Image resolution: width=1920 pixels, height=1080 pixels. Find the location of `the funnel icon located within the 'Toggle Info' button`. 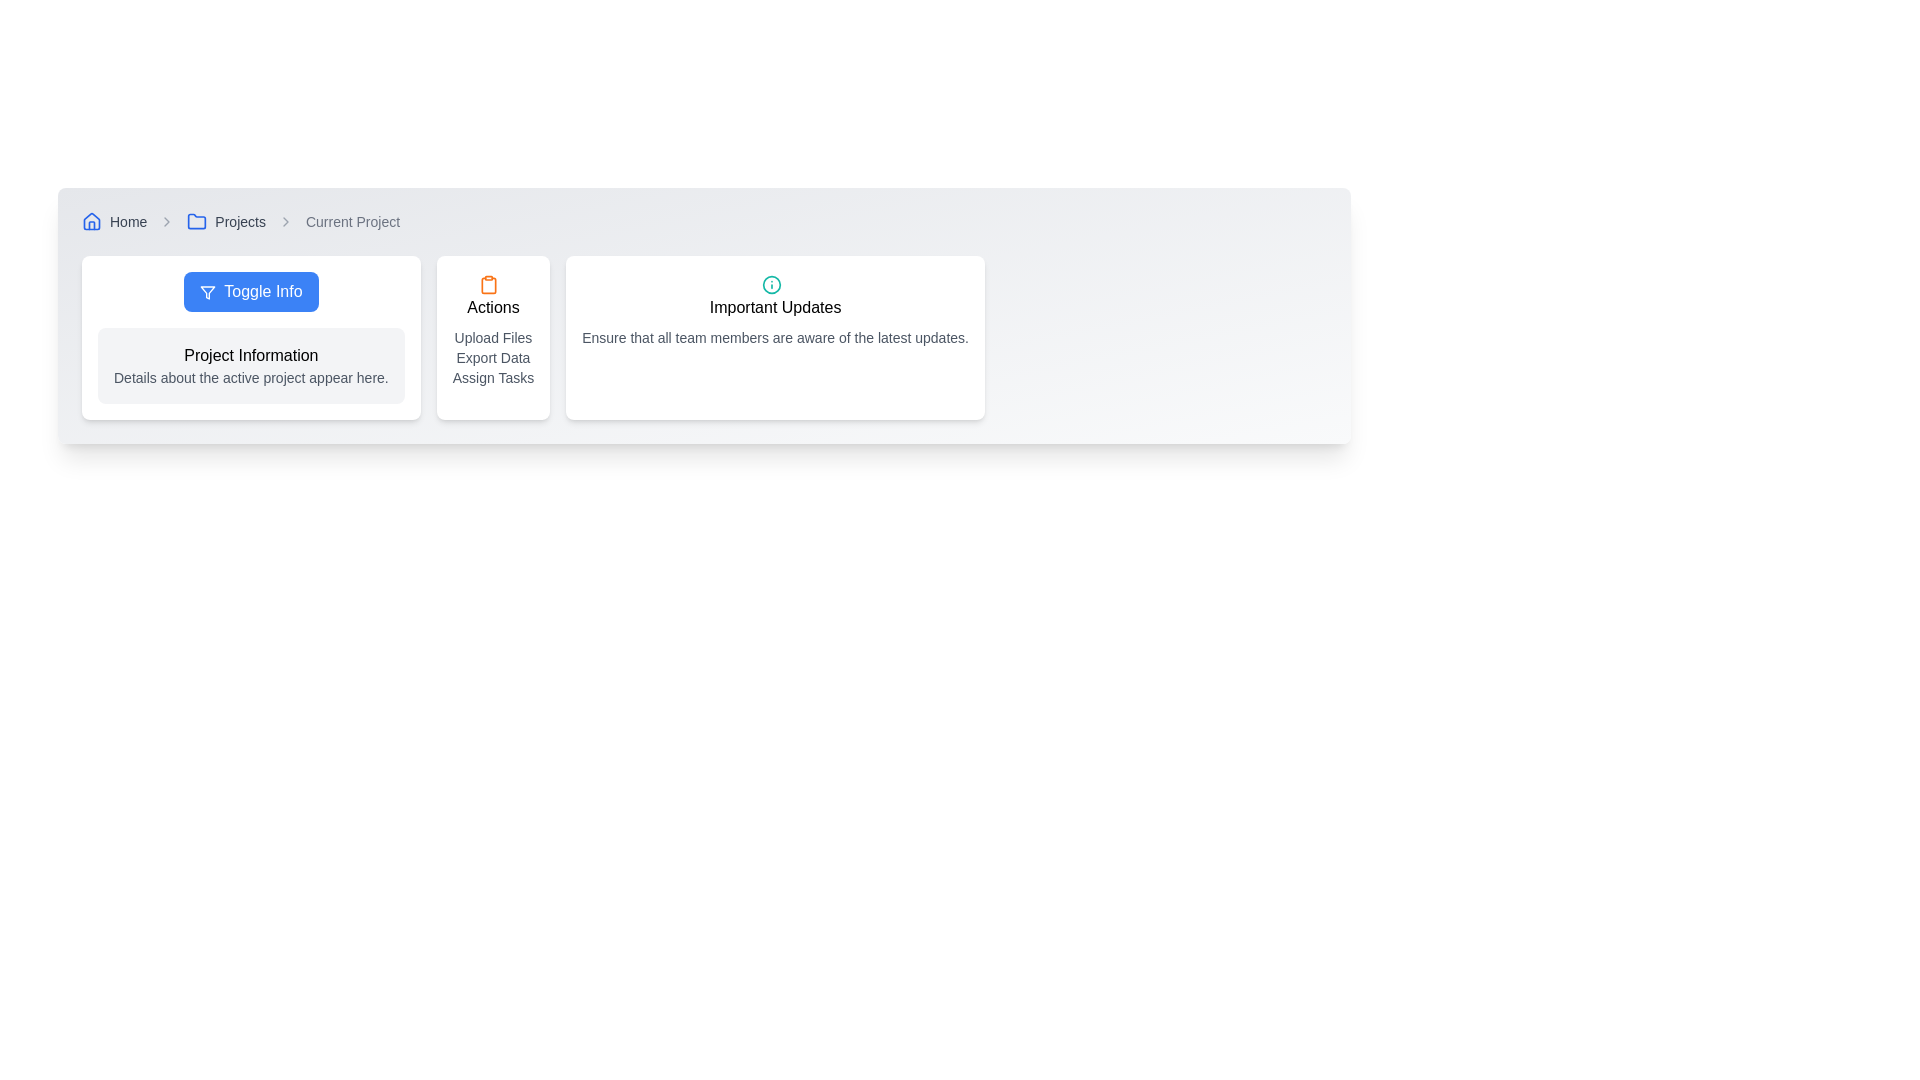

the funnel icon located within the 'Toggle Info' button is located at coordinates (208, 292).